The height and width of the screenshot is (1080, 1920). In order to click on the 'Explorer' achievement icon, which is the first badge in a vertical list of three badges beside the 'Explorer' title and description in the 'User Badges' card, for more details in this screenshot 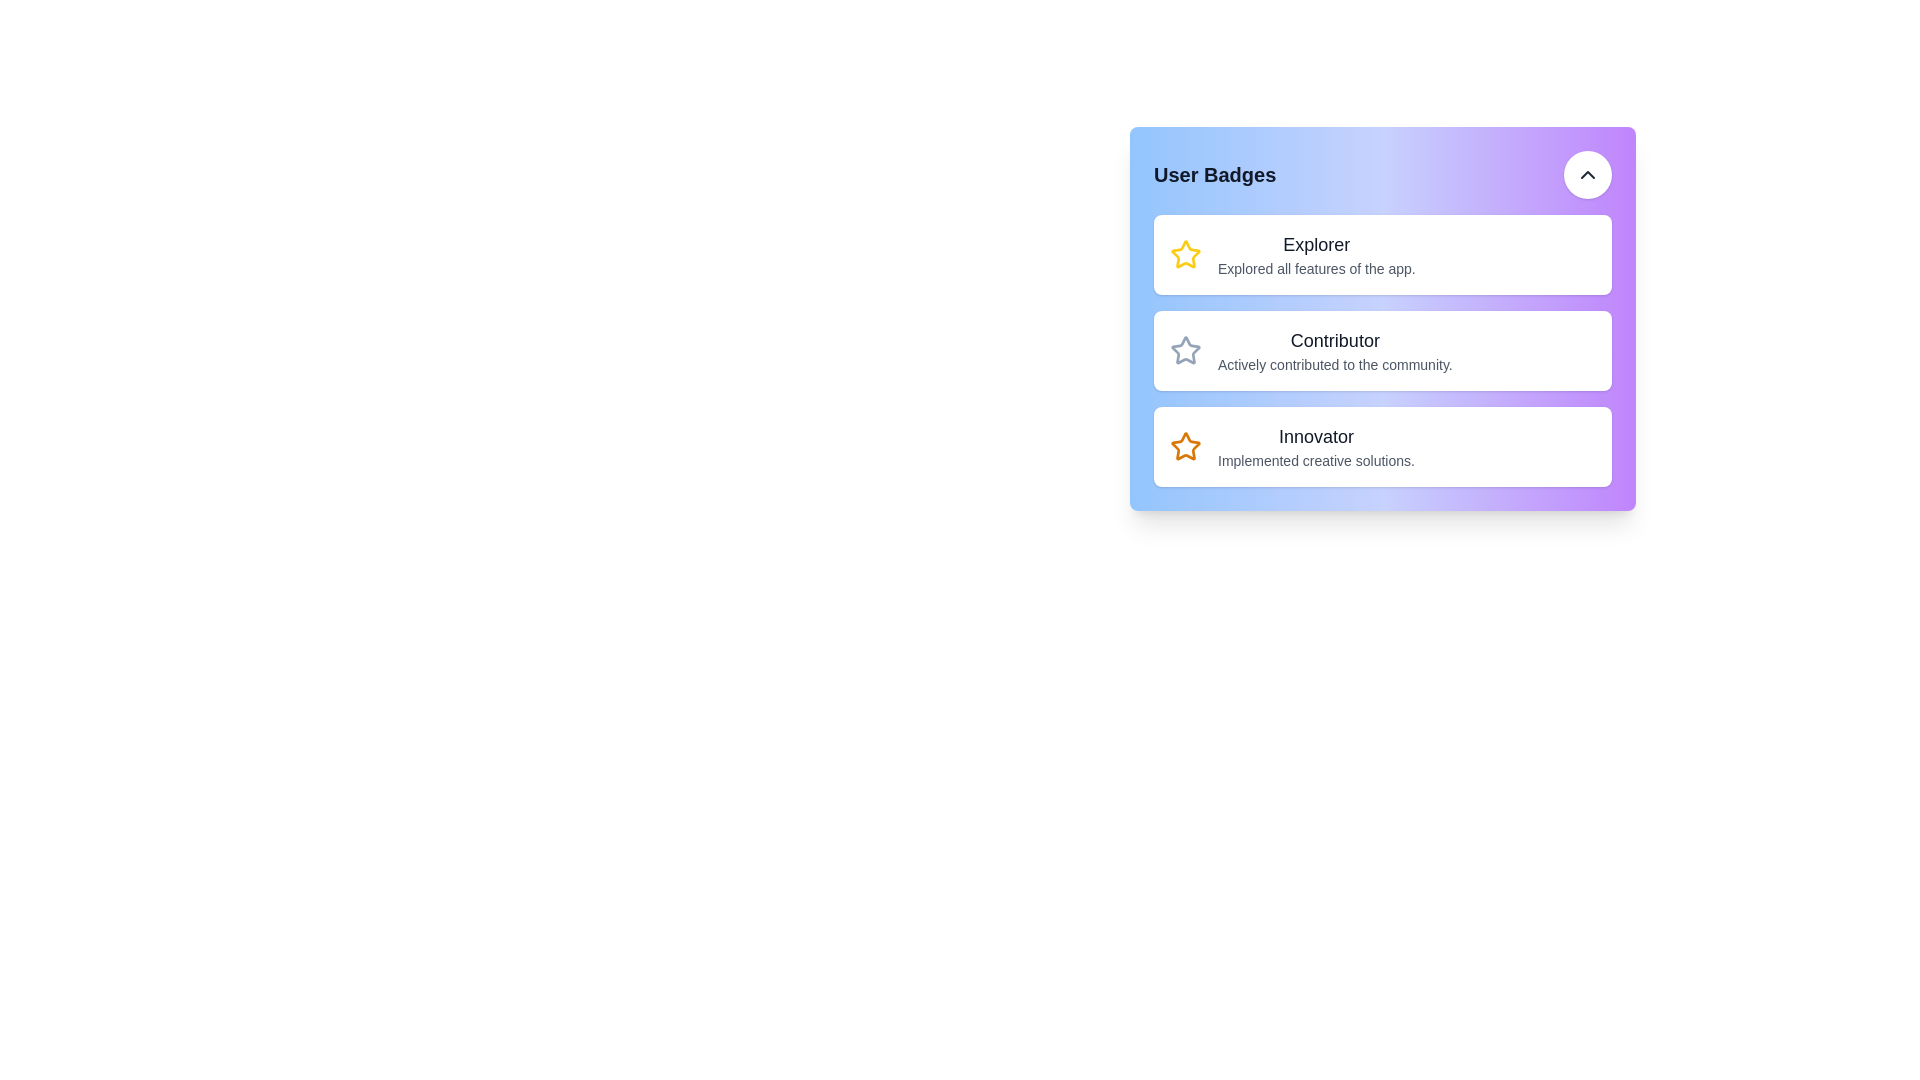, I will do `click(1185, 253)`.